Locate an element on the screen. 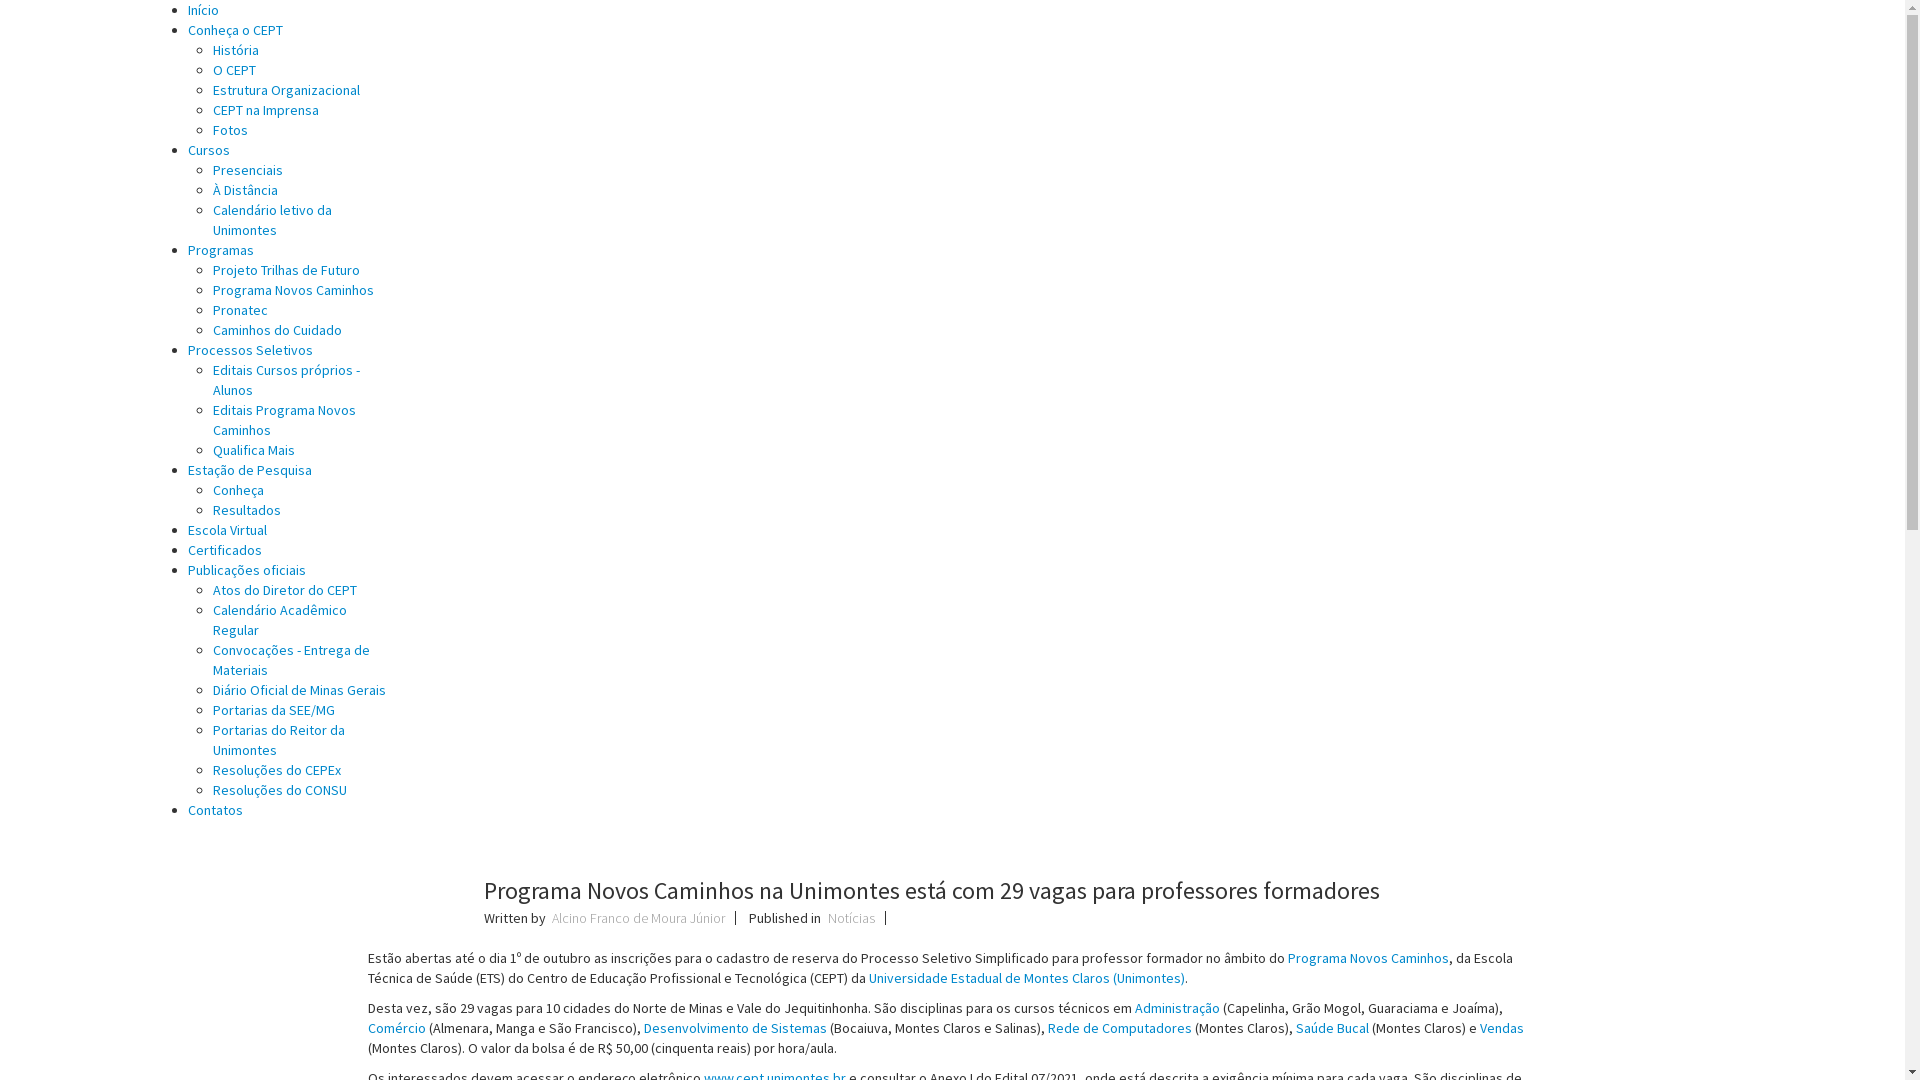 This screenshot has width=1920, height=1080. 'Contatos' is located at coordinates (187, 810).